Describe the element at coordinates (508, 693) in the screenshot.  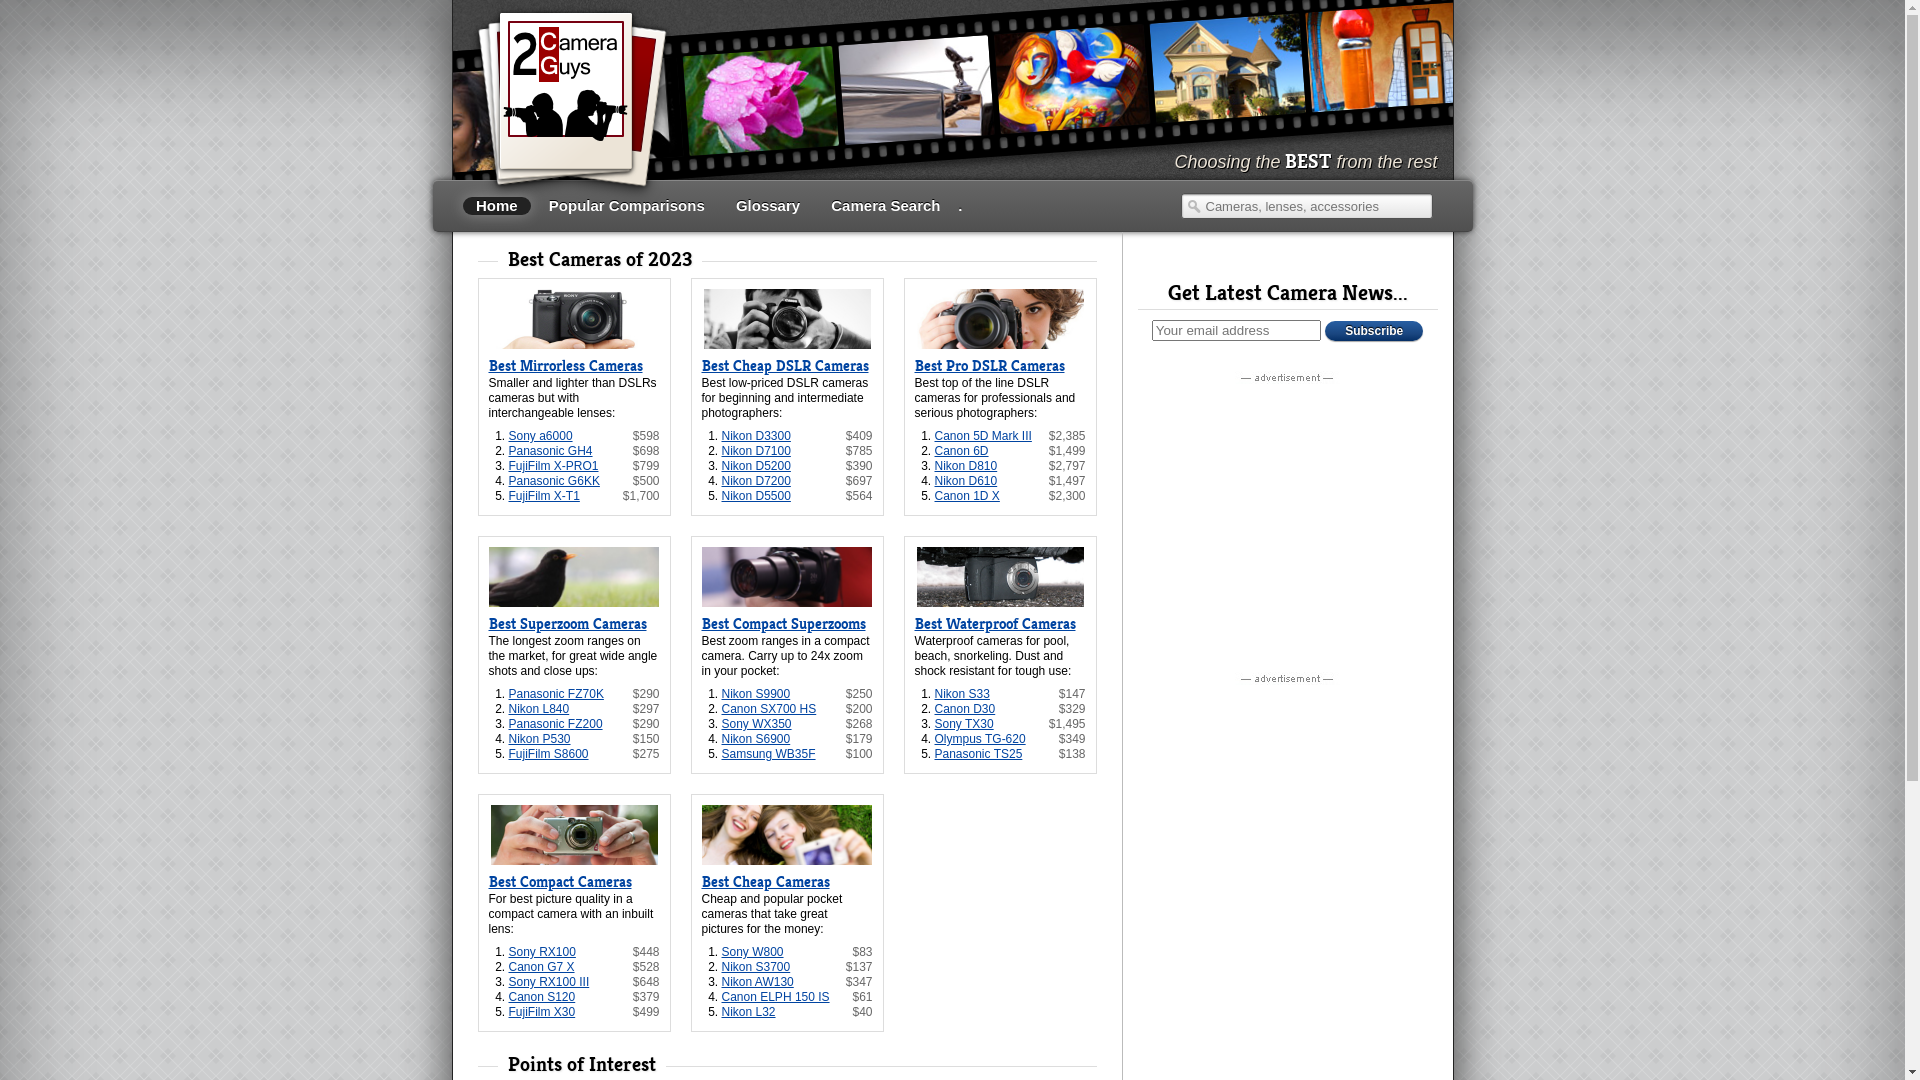
I see `'Panasonic FZ70K'` at that location.